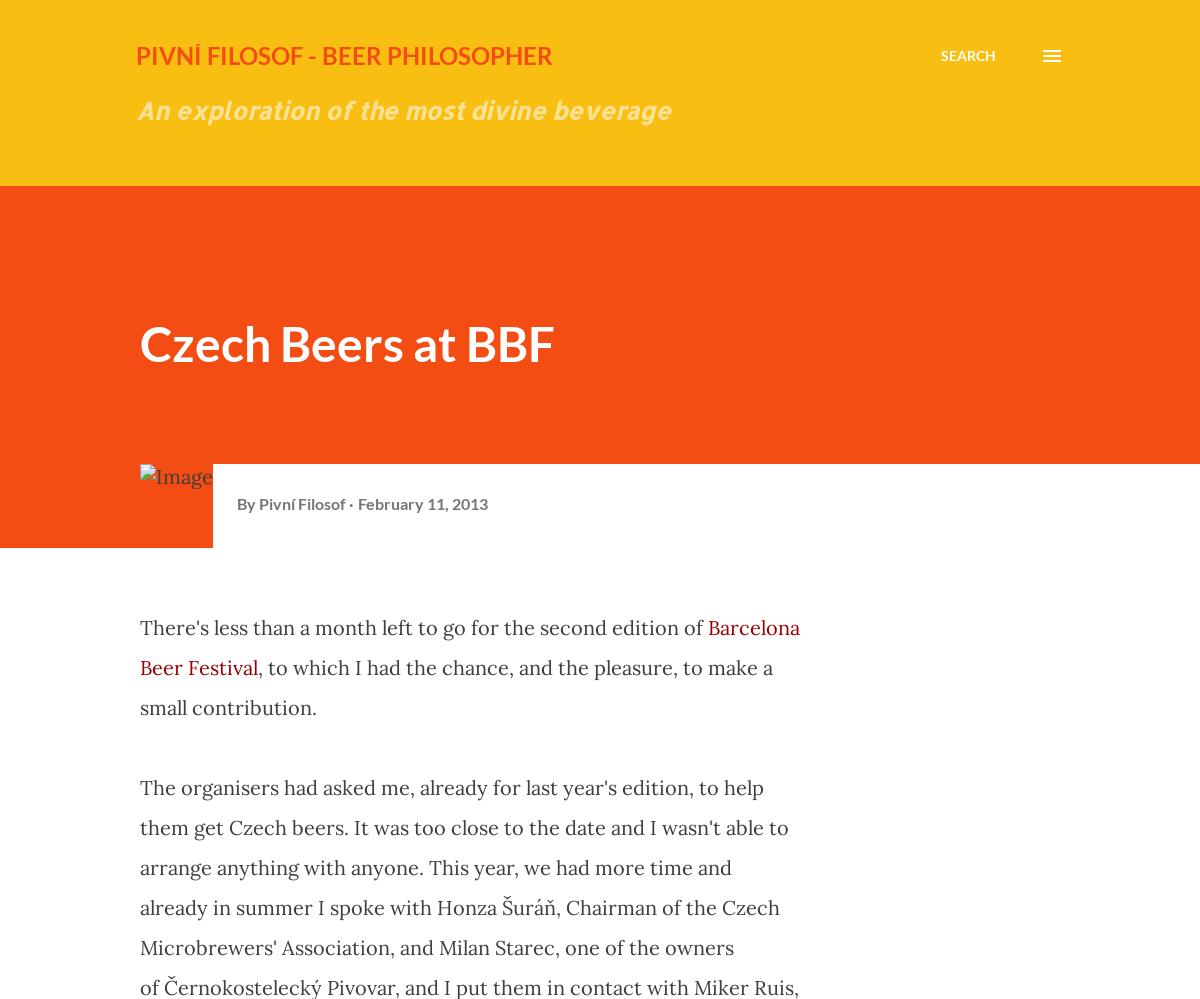  I want to click on 'Brewpubs', so click(939, 721).